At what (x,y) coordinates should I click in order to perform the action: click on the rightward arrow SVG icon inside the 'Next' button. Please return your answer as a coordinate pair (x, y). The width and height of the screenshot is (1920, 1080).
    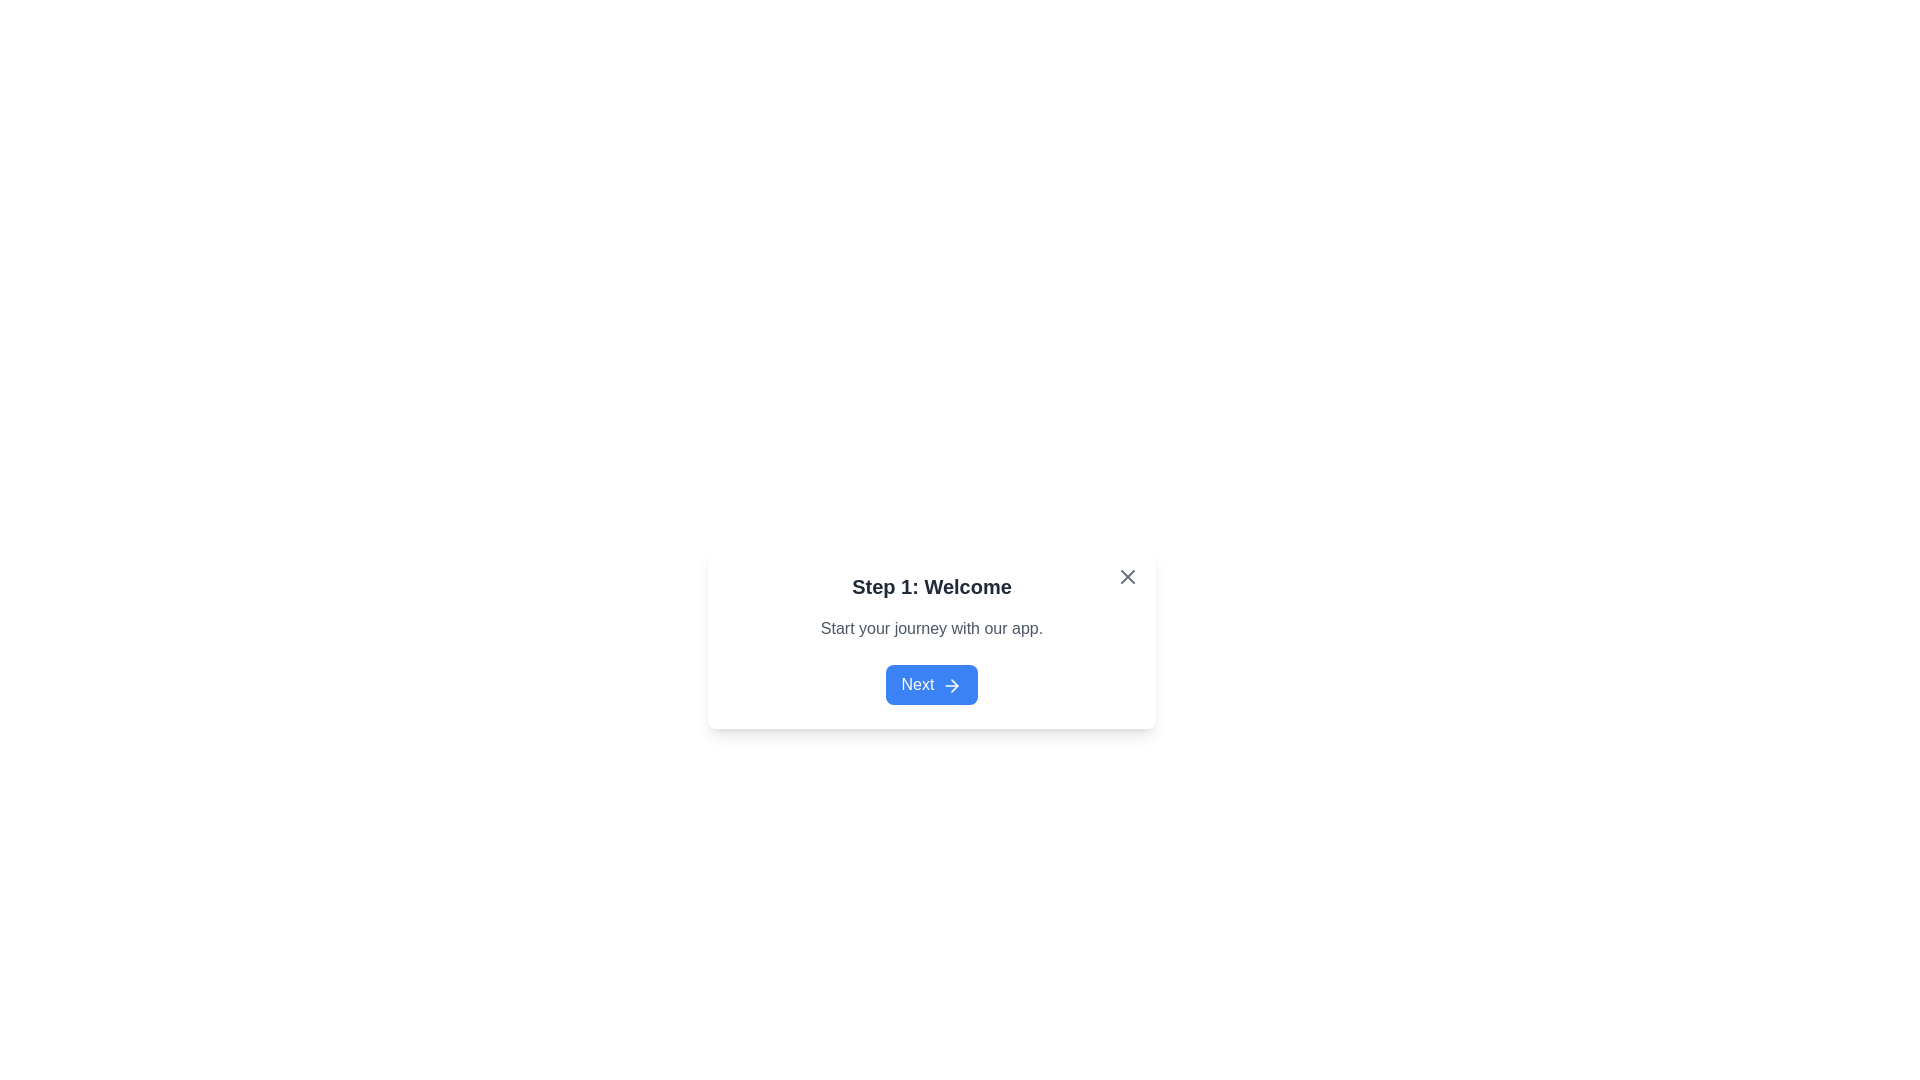
    Looking at the image, I should click on (951, 684).